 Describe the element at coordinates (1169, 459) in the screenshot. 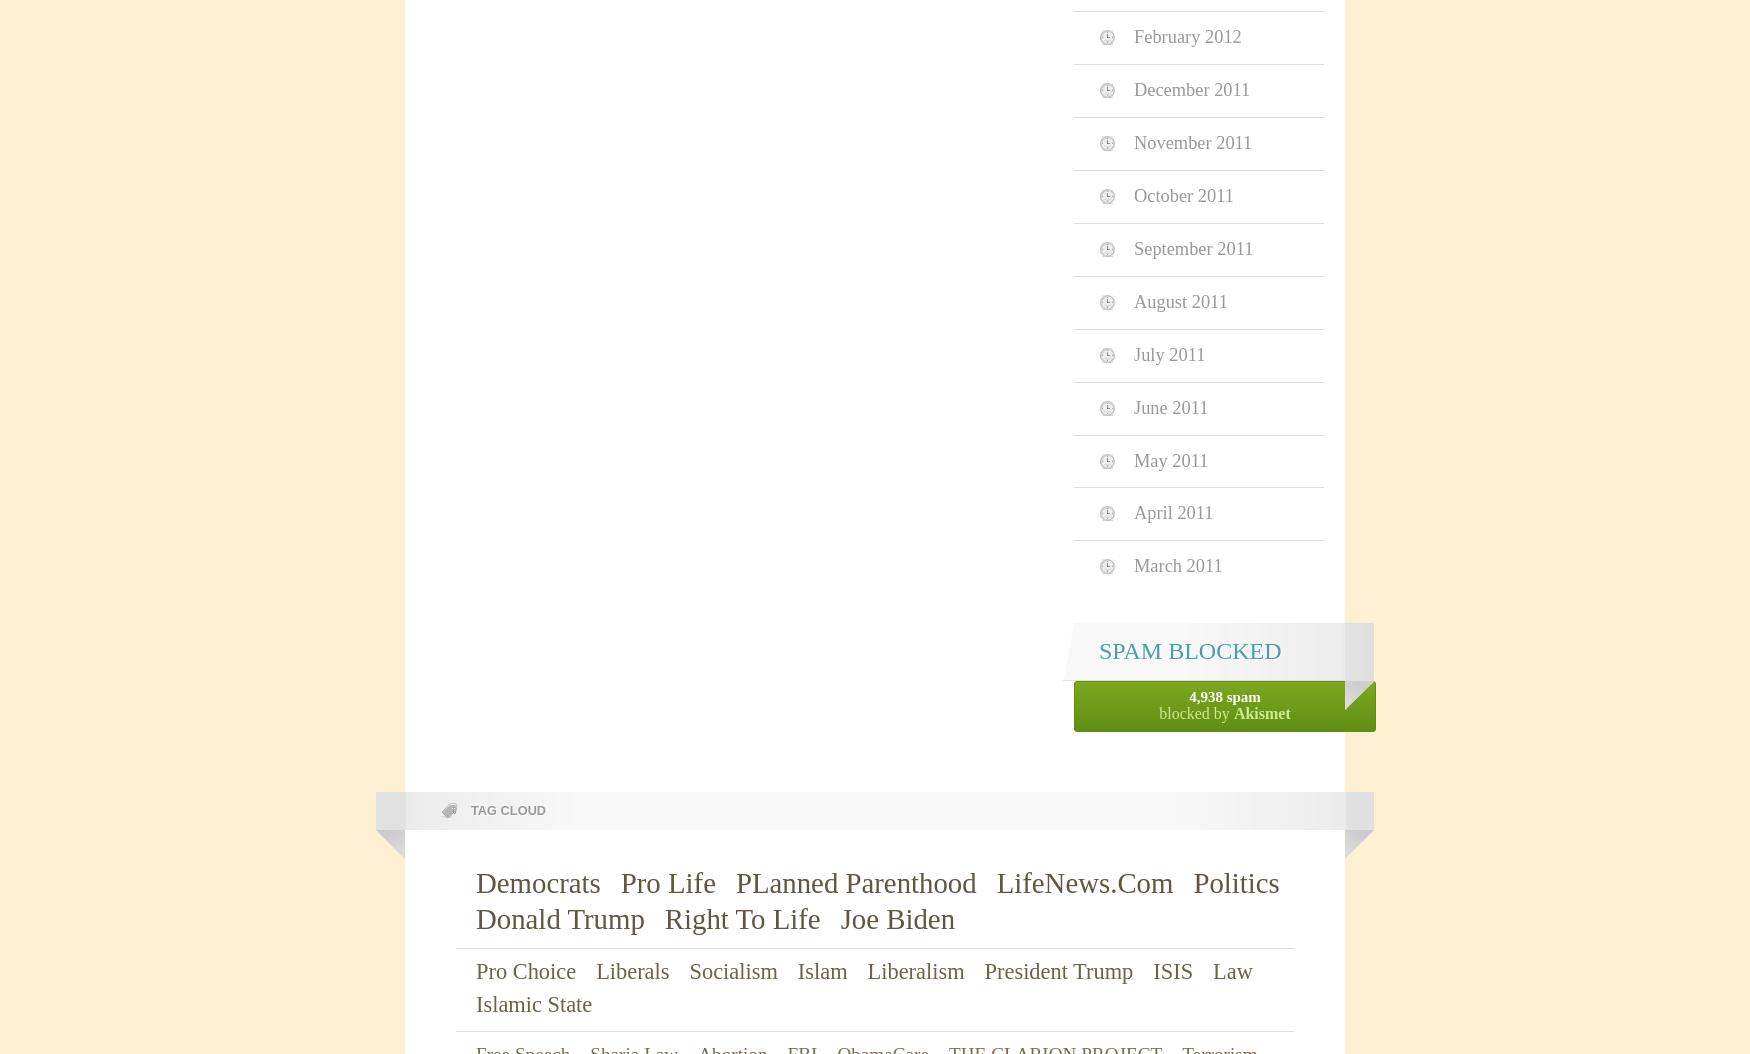

I see `'May 2011'` at that location.